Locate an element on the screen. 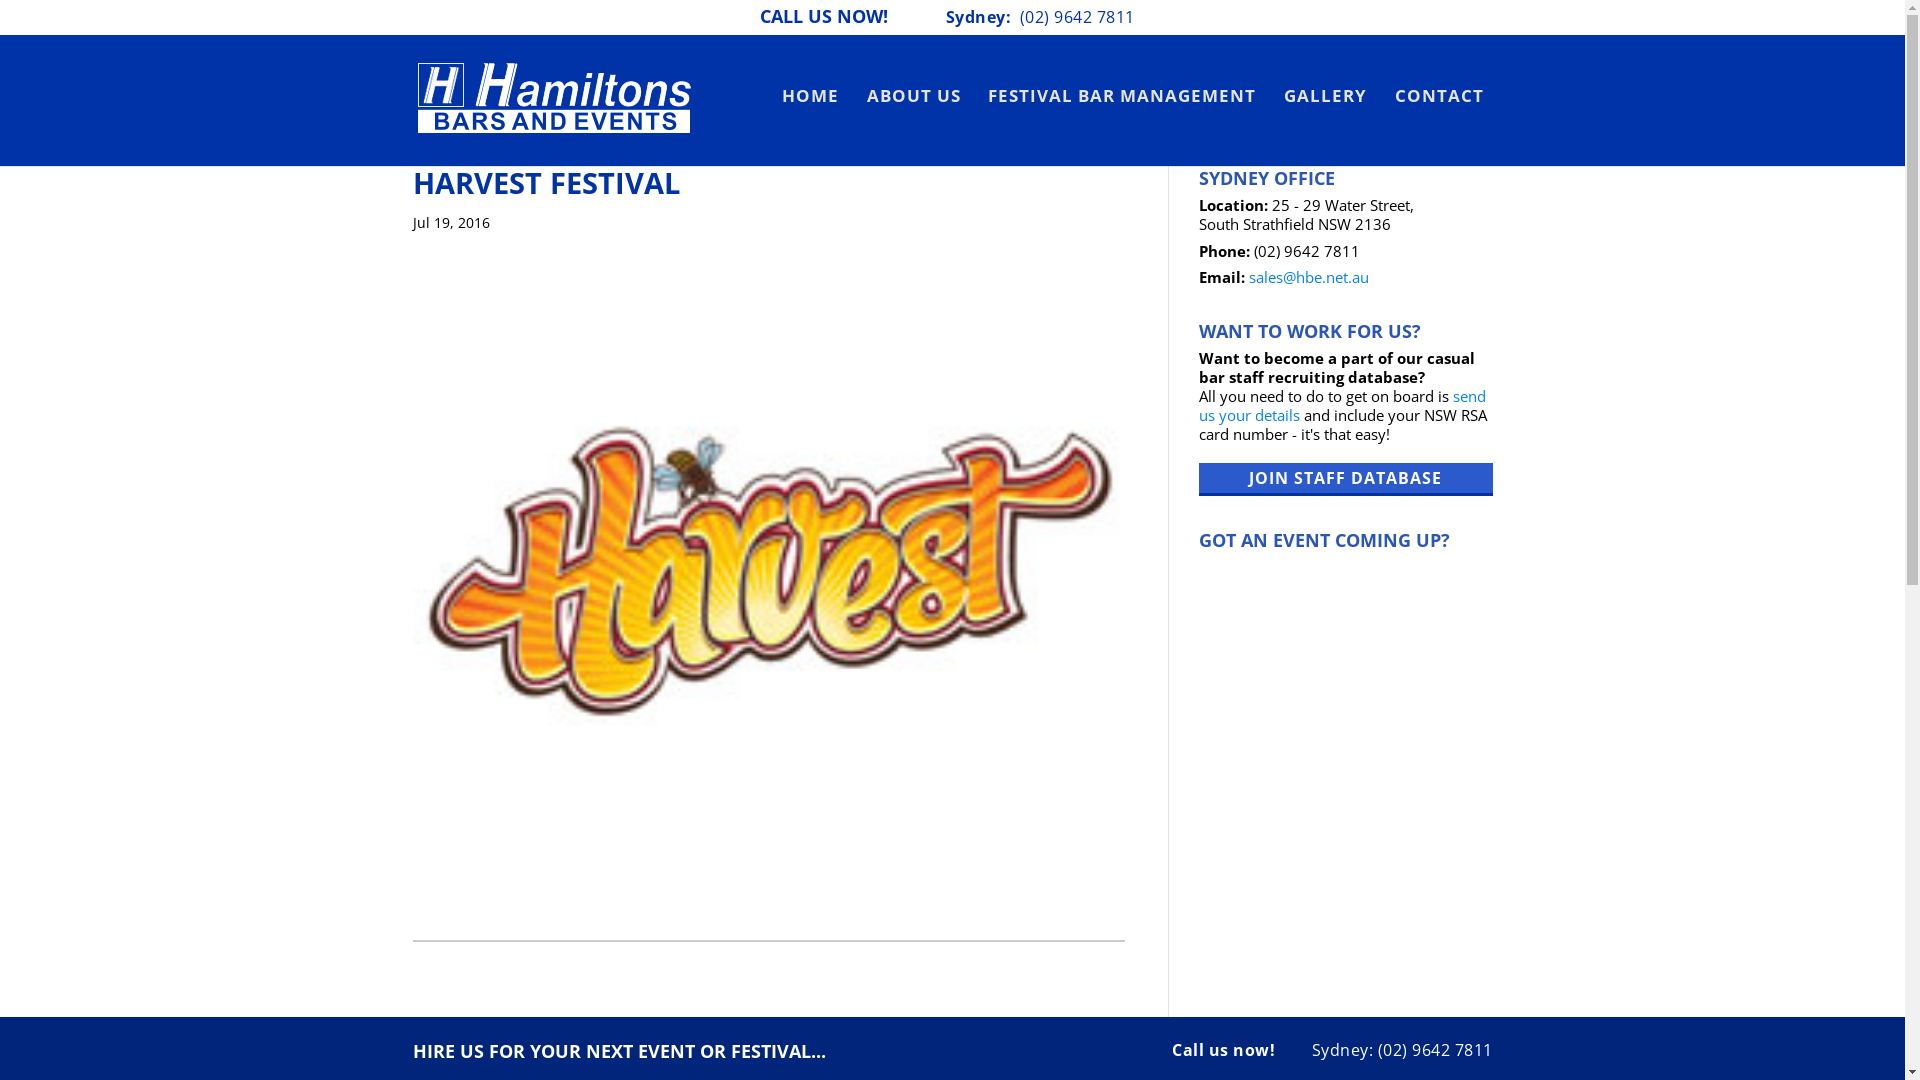 The height and width of the screenshot is (1080, 1920). 'Sydney: (02) 9642 7811' is located at coordinates (1401, 1048).